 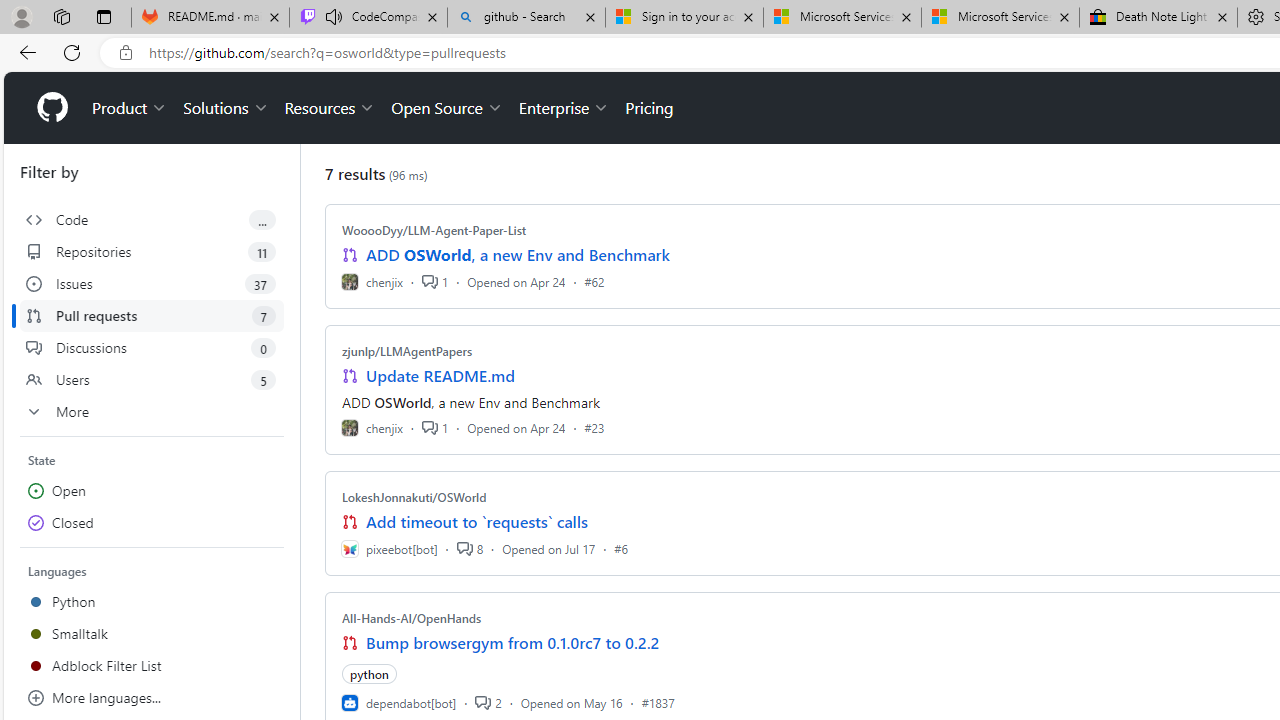 What do you see at coordinates (657, 701) in the screenshot?
I see `'#1837'` at bounding box center [657, 701].